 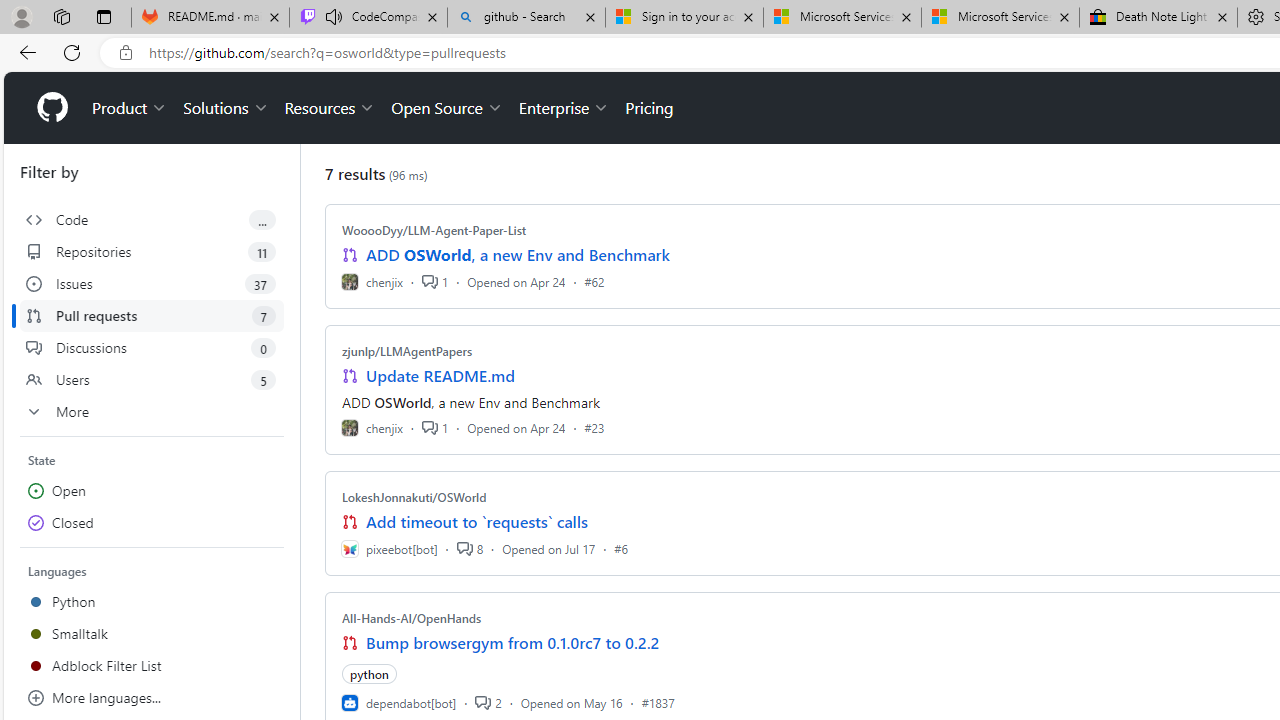 What do you see at coordinates (657, 701) in the screenshot?
I see `'#1837'` at bounding box center [657, 701].